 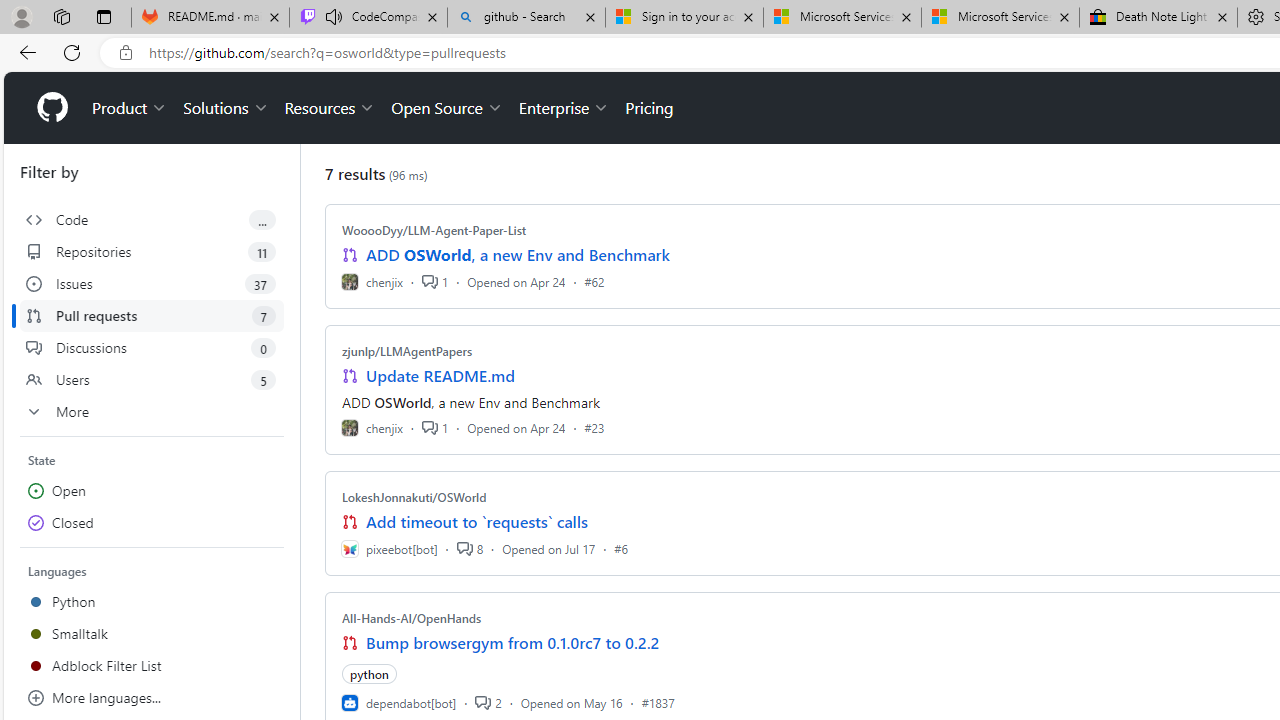 What do you see at coordinates (657, 701) in the screenshot?
I see `'#1837'` at bounding box center [657, 701].